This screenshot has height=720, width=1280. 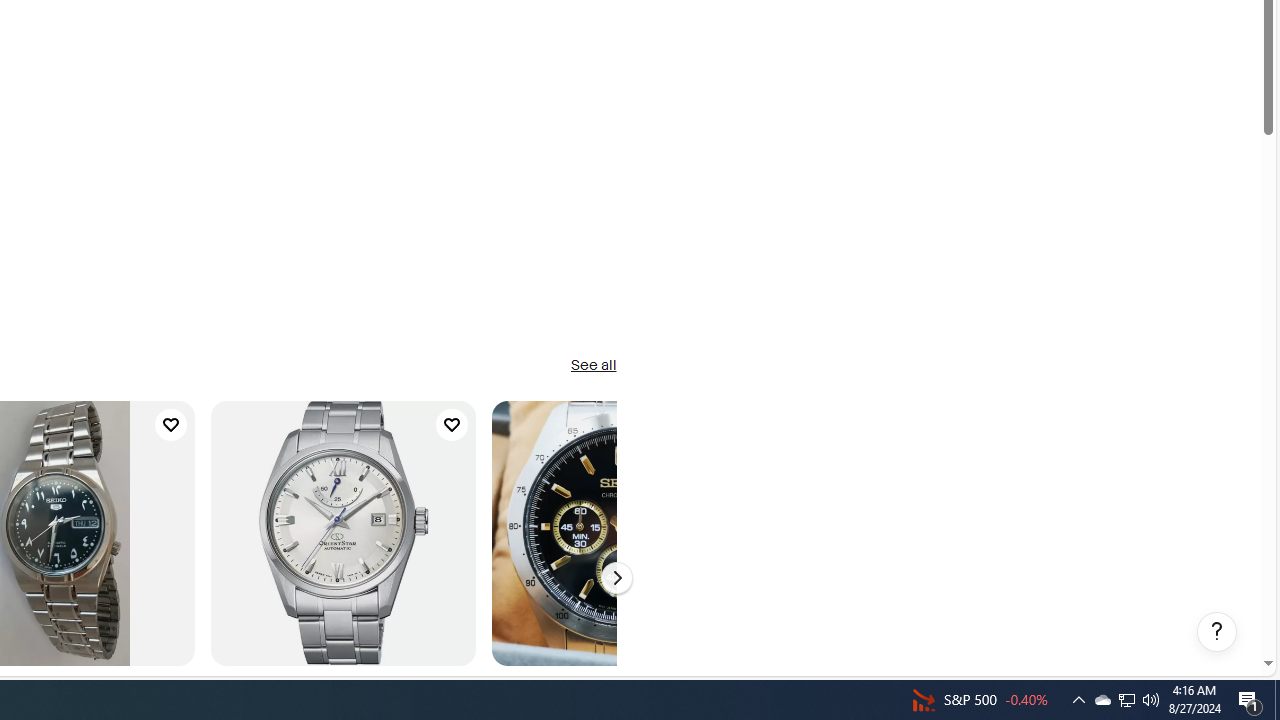 I want to click on 'Go to the next slide, Wristwatches - Carousel', so click(x=615, y=578).